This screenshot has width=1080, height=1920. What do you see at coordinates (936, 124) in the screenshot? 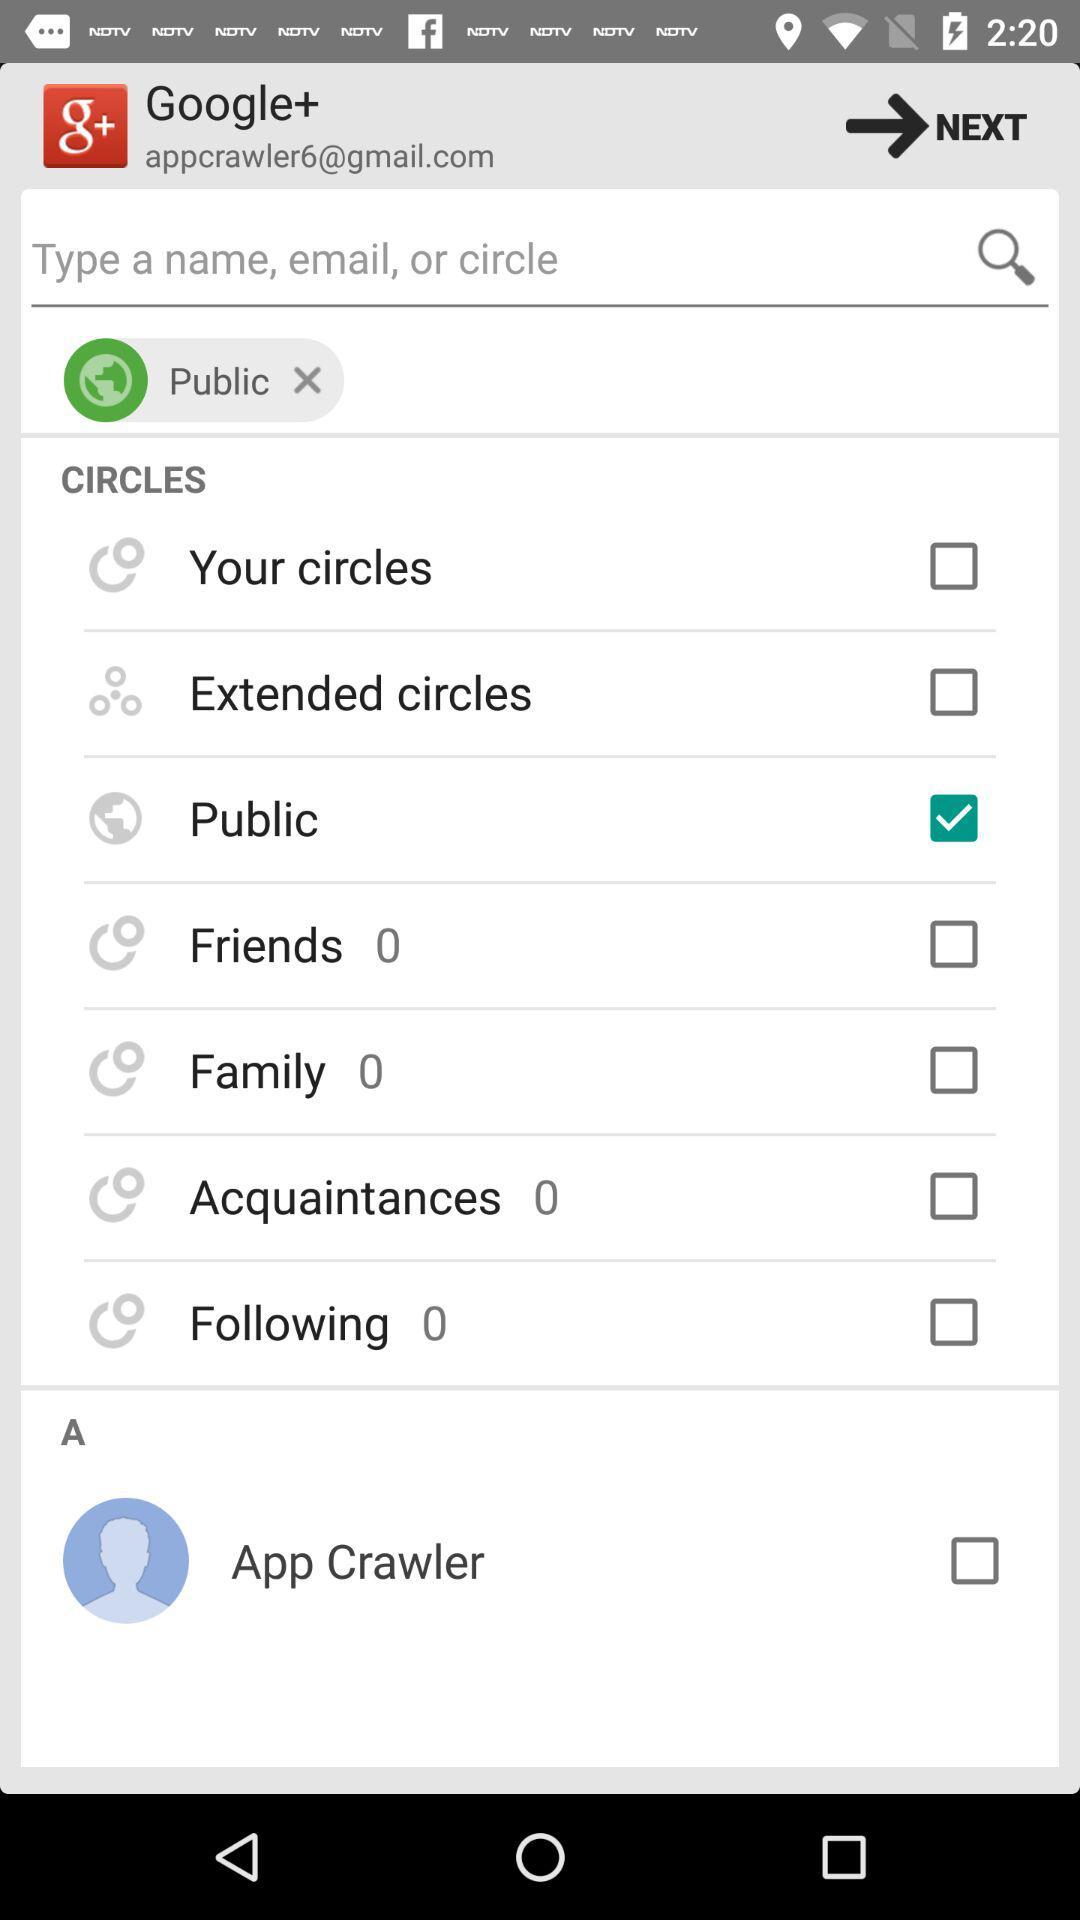
I see `the next icon` at bounding box center [936, 124].